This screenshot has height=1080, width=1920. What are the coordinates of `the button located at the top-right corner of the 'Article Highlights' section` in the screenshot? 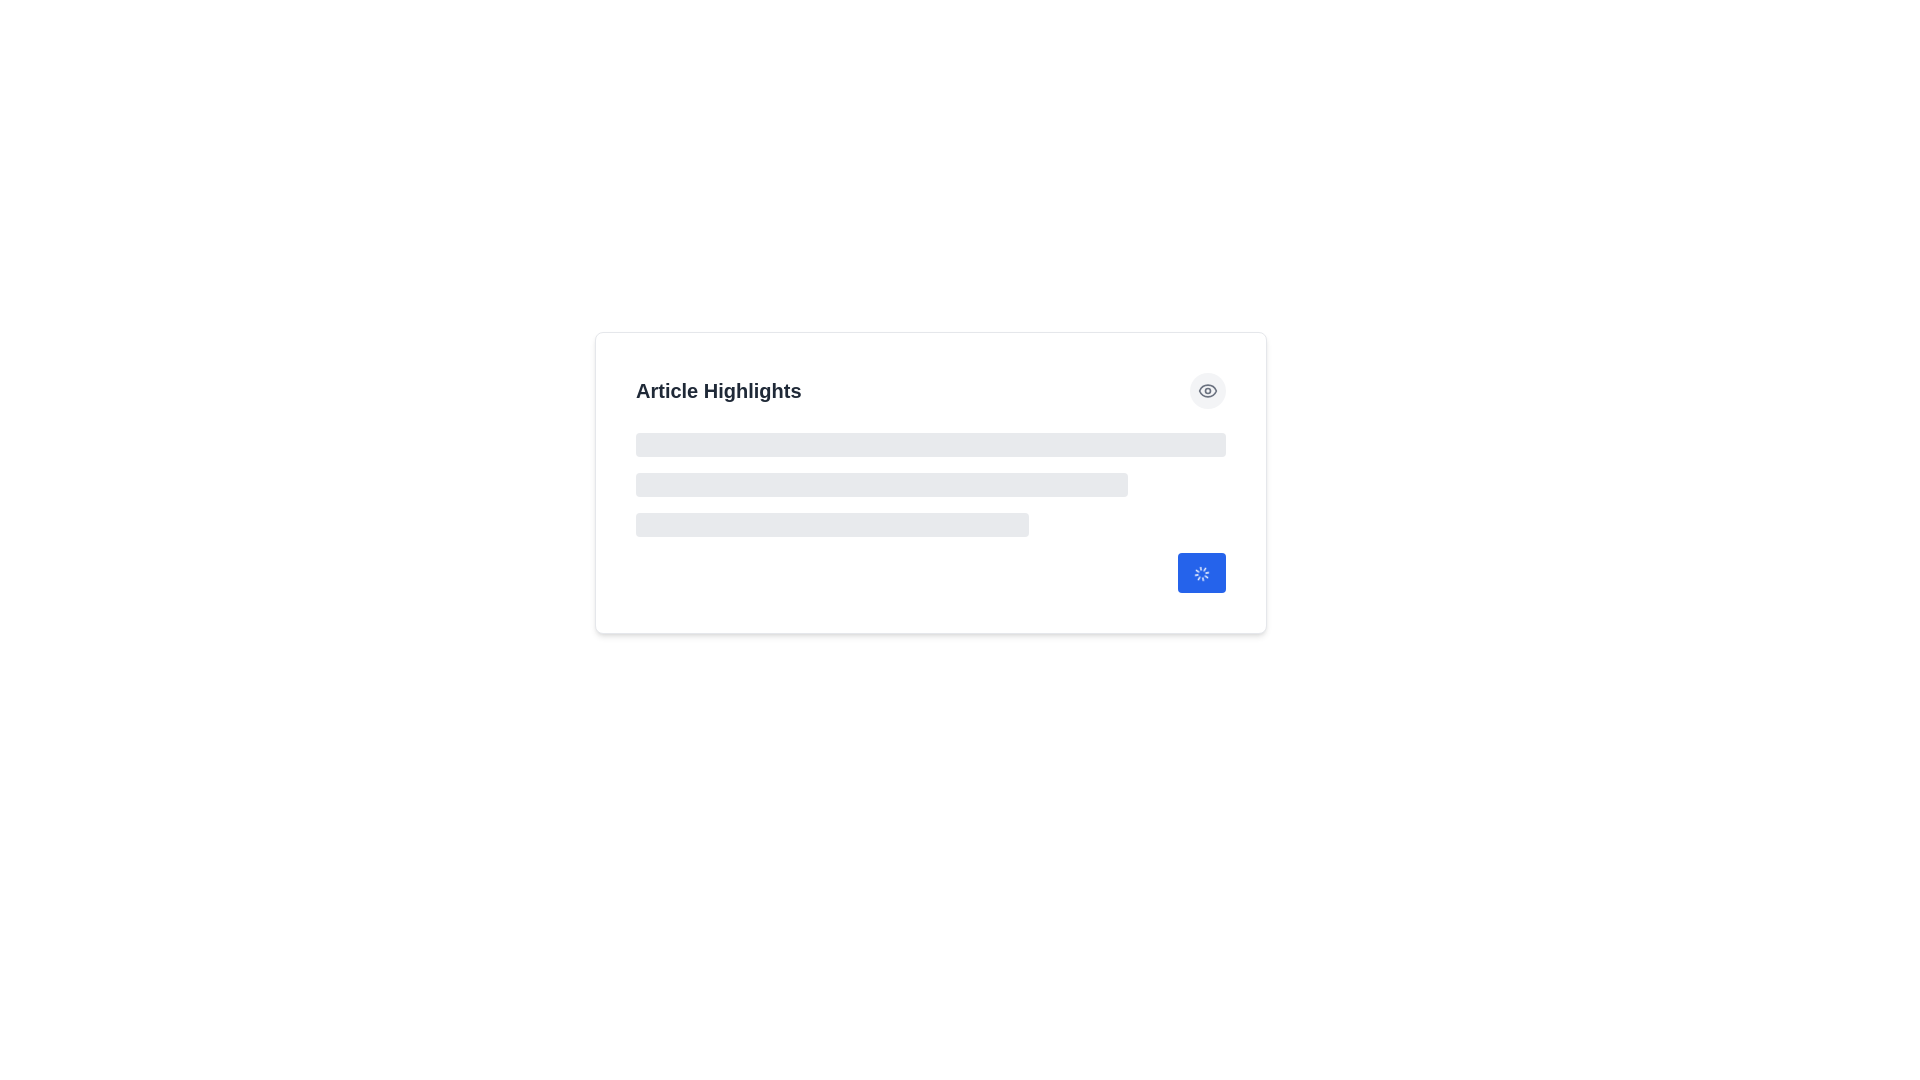 It's located at (1207, 390).